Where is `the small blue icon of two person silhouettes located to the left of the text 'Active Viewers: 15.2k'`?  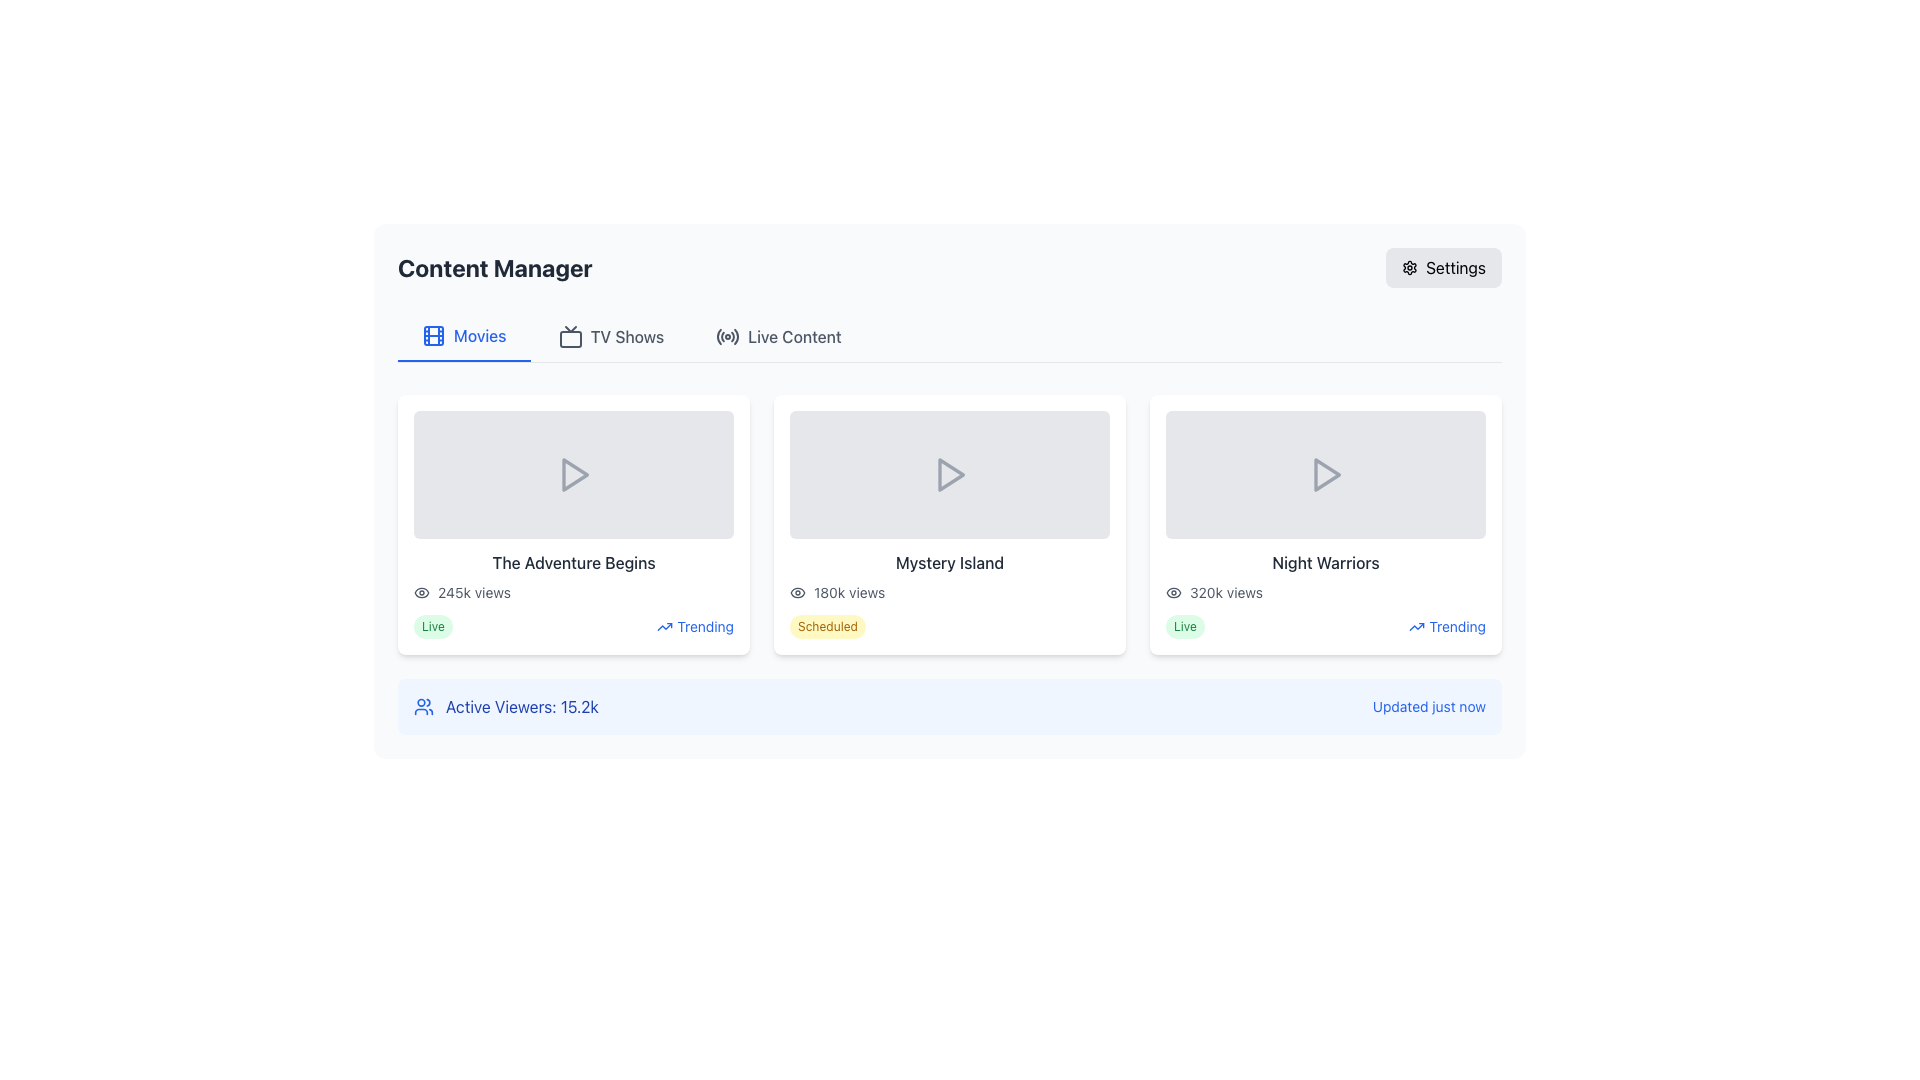
the small blue icon of two person silhouettes located to the left of the text 'Active Viewers: 15.2k' is located at coordinates (422, 705).